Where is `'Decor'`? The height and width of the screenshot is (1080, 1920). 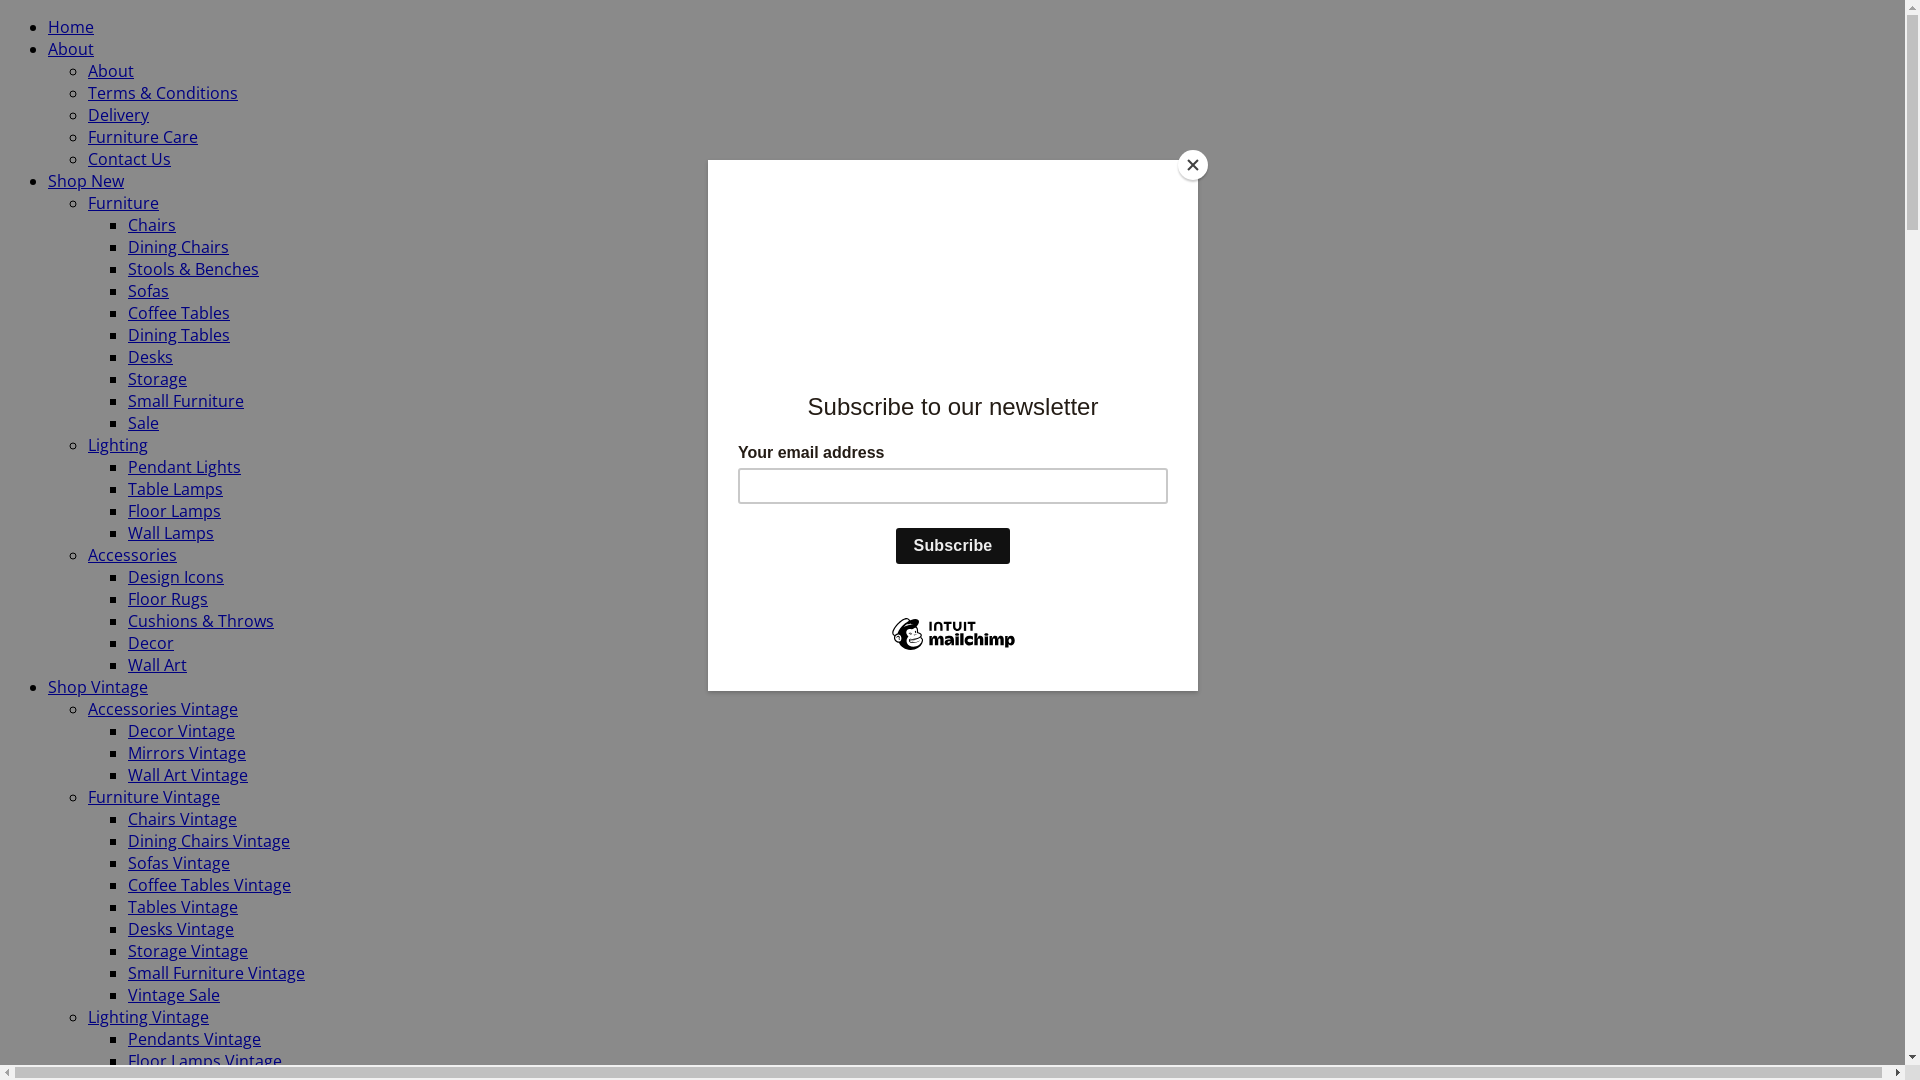 'Decor' is located at coordinates (149, 643).